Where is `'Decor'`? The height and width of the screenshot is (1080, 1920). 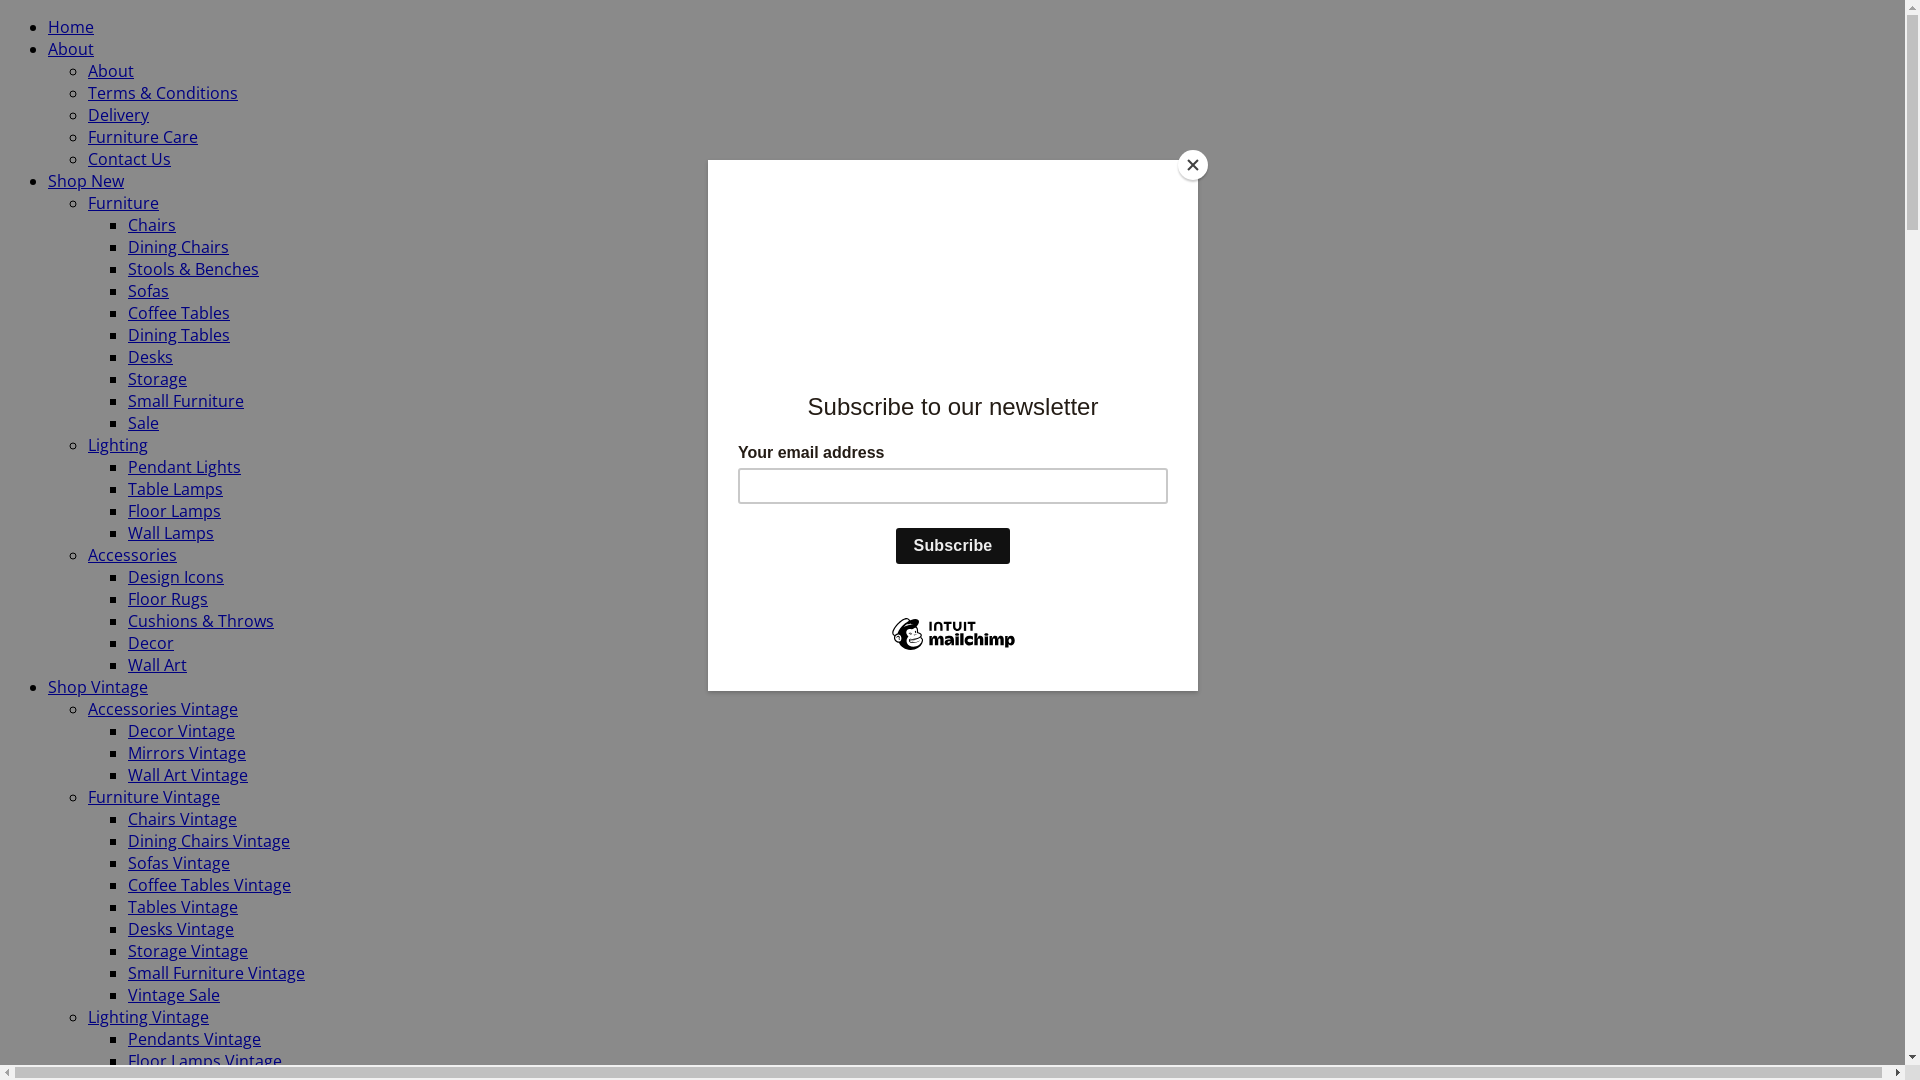 'Decor' is located at coordinates (149, 643).